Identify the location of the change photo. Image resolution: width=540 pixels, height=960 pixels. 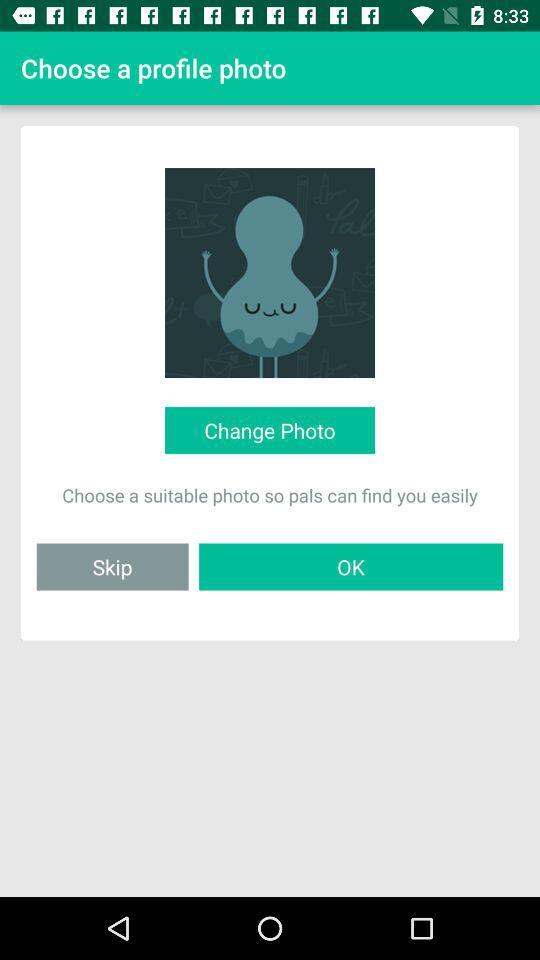
(270, 430).